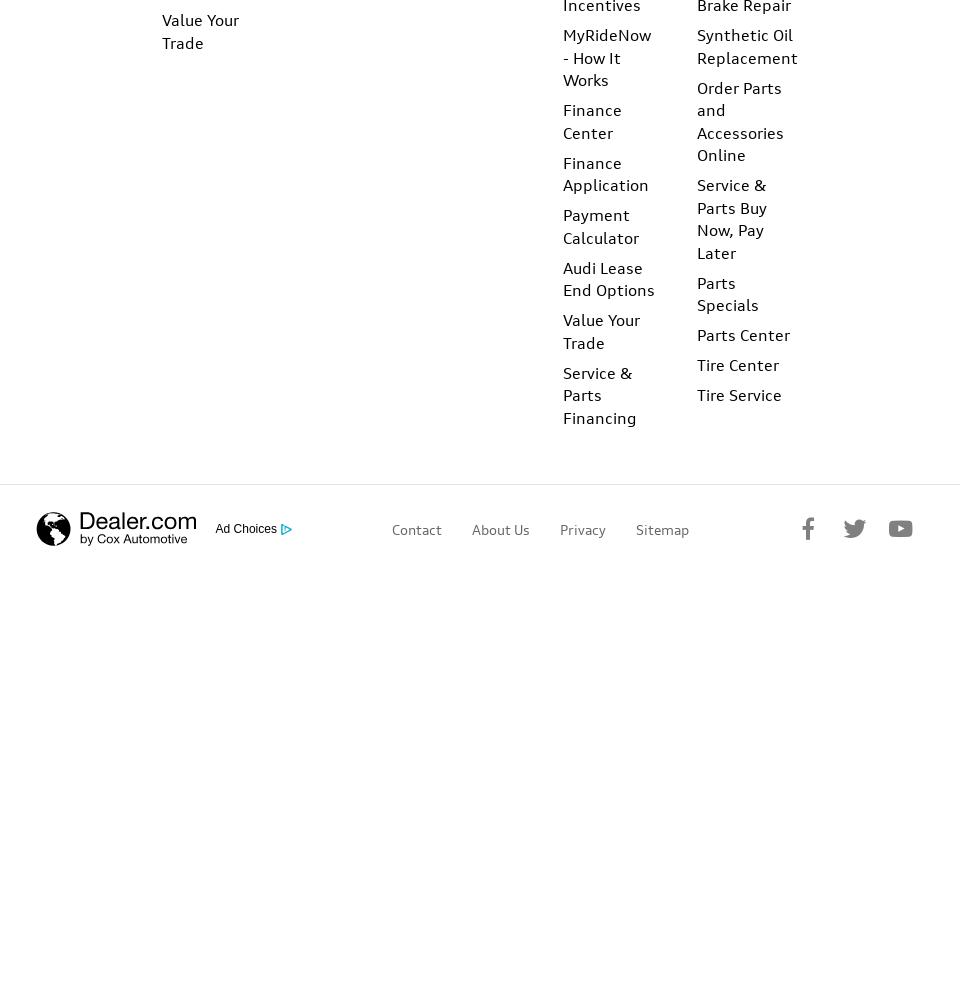 This screenshot has width=960, height=1000. What do you see at coordinates (726, 293) in the screenshot?
I see `'Parts Specials'` at bounding box center [726, 293].